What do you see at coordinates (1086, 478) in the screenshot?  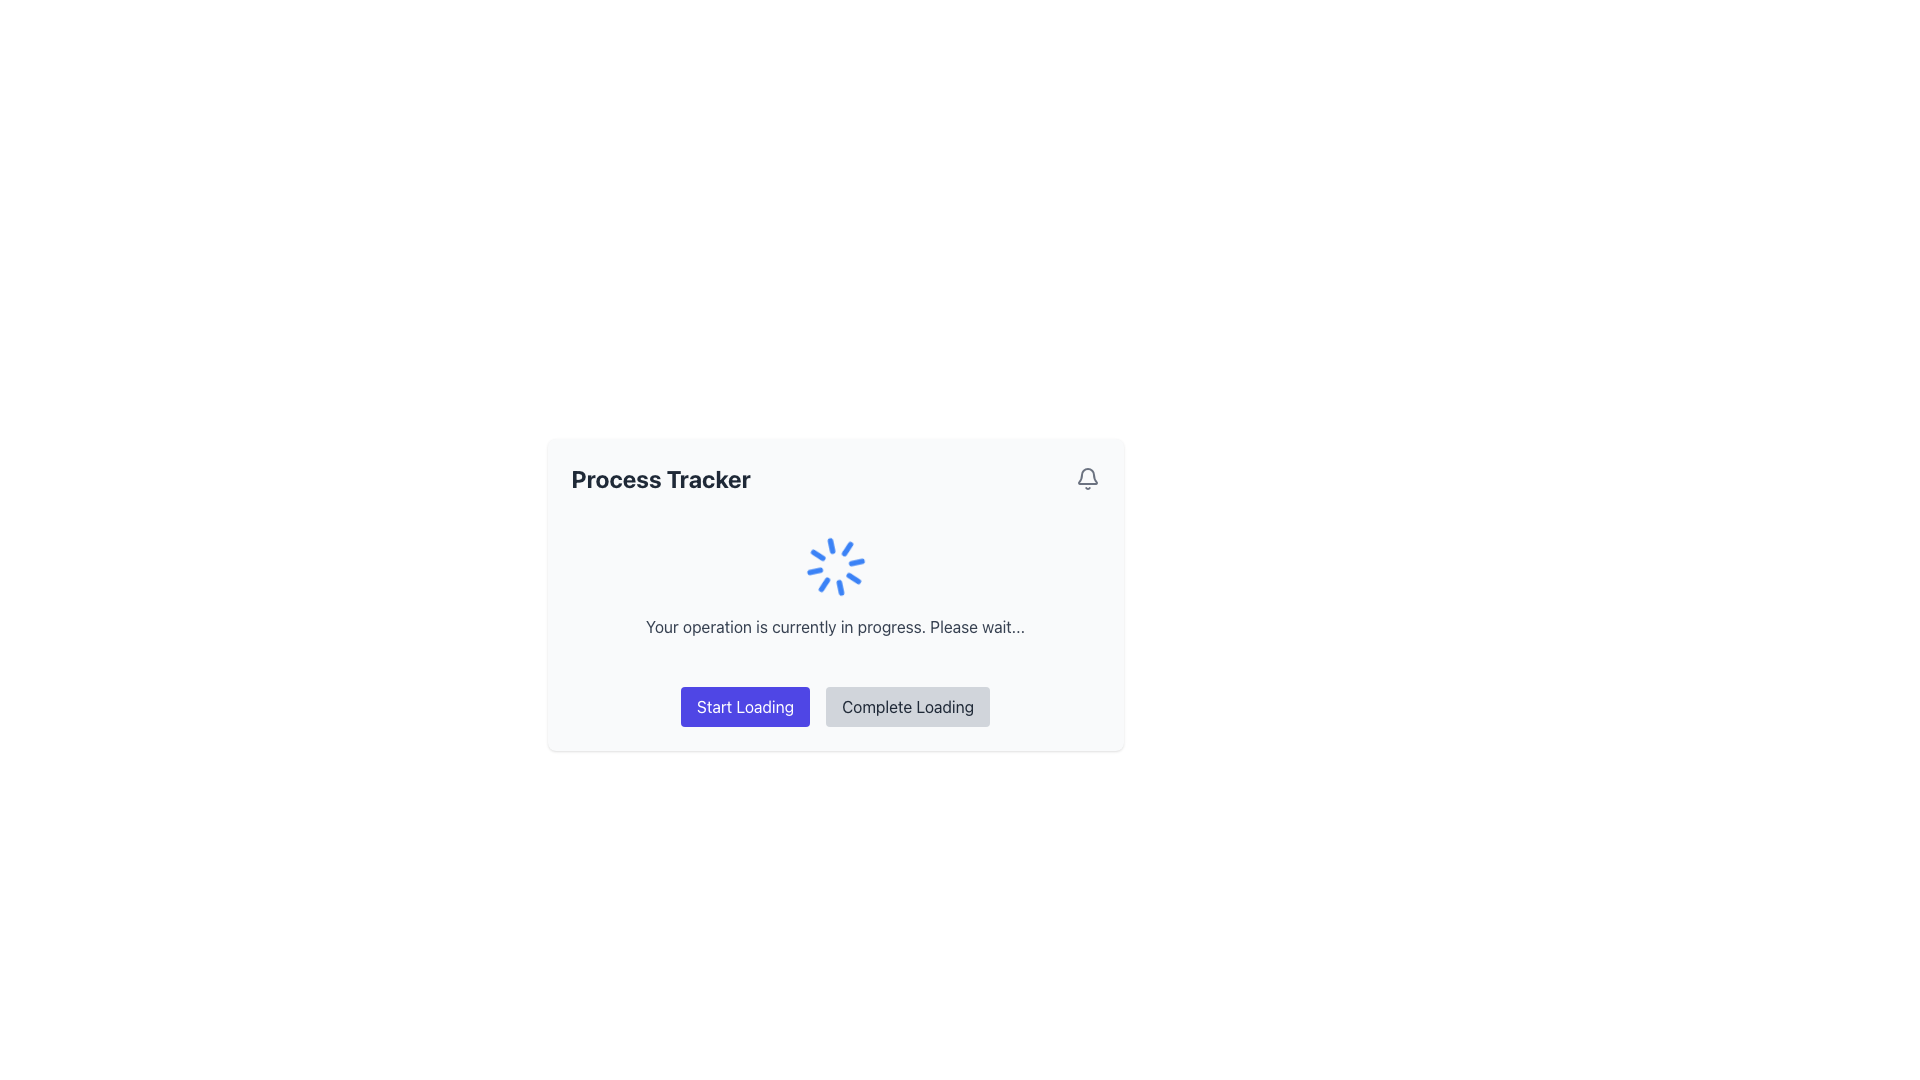 I see `the bell-shaped icon located in the header section adjacent to the 'Process Tracker' title` at bounding box center [1086, 478].